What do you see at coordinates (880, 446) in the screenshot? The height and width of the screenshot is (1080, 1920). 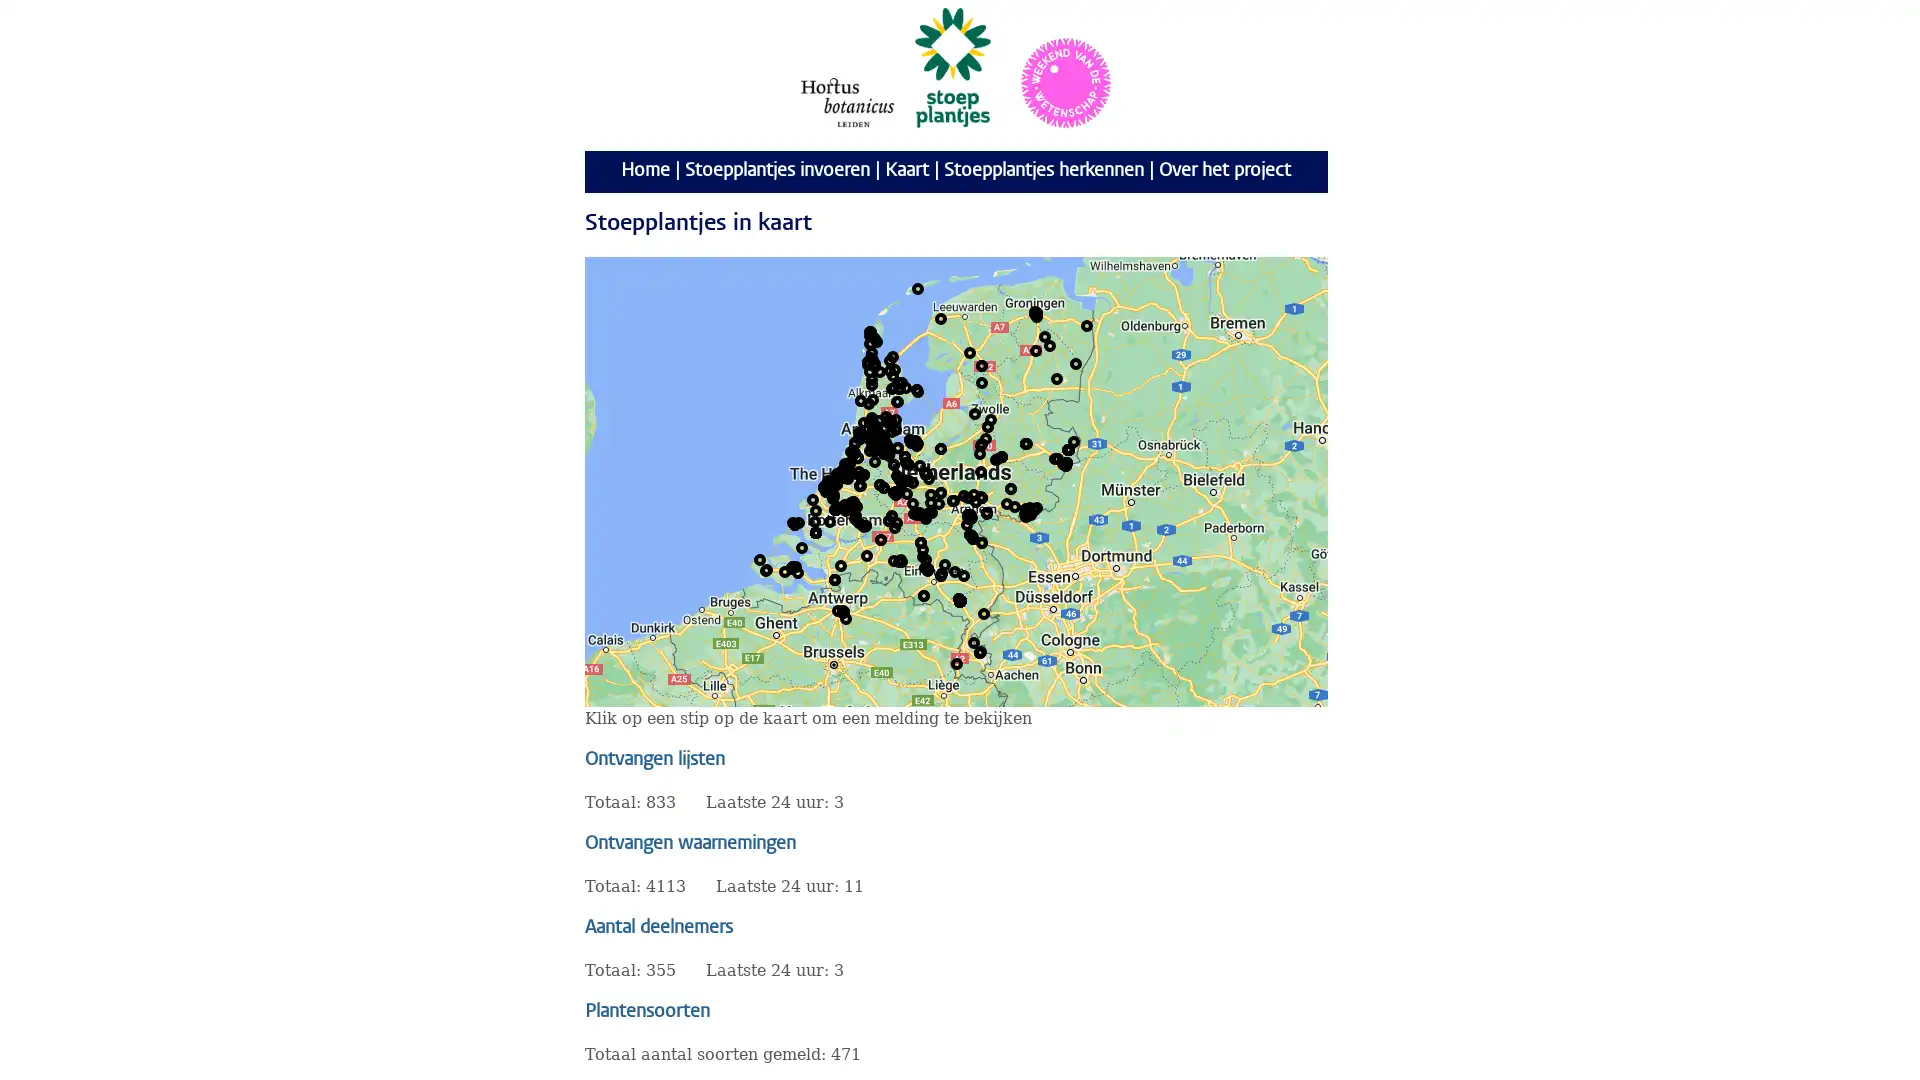 I see `Telling van Ria Simon op 07 oktober 2021` at bounding box center [880, 446].